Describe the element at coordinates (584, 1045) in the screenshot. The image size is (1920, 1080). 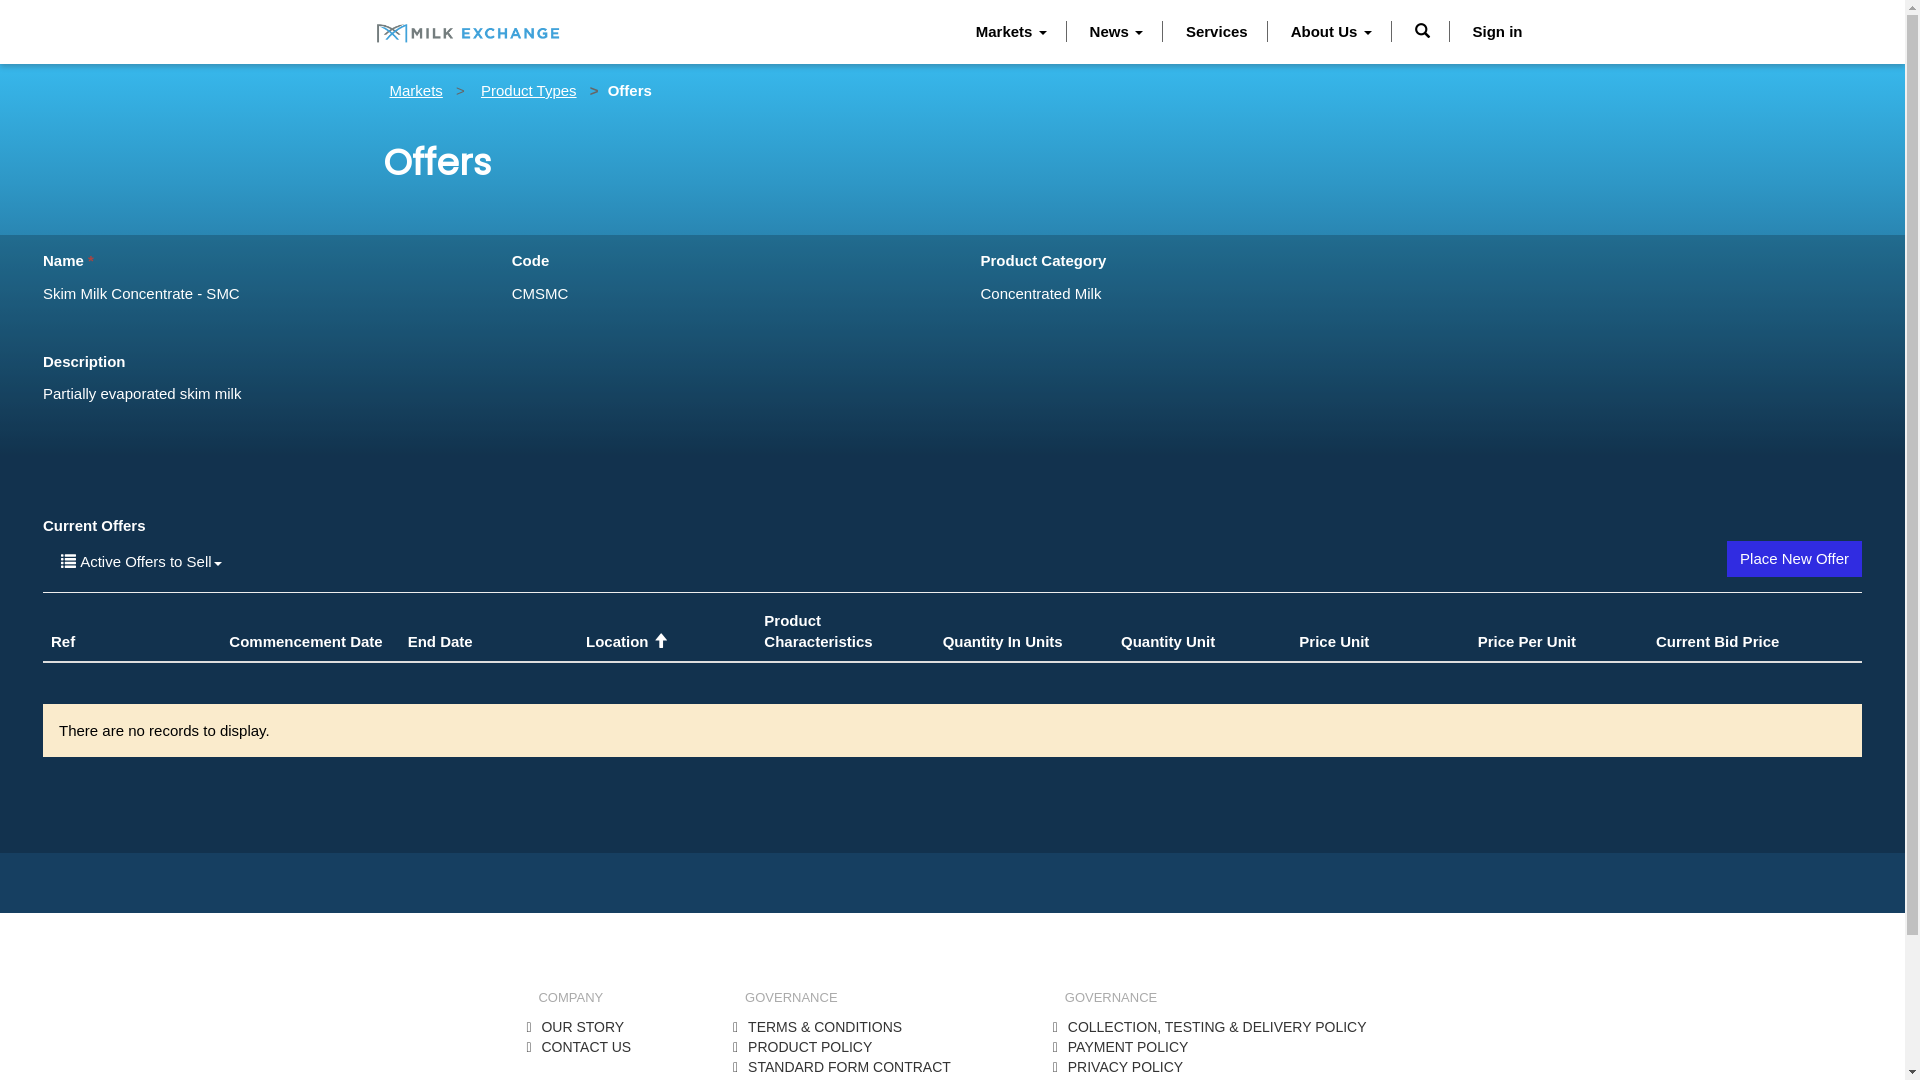
I see `'CONTACT US'` at that location.